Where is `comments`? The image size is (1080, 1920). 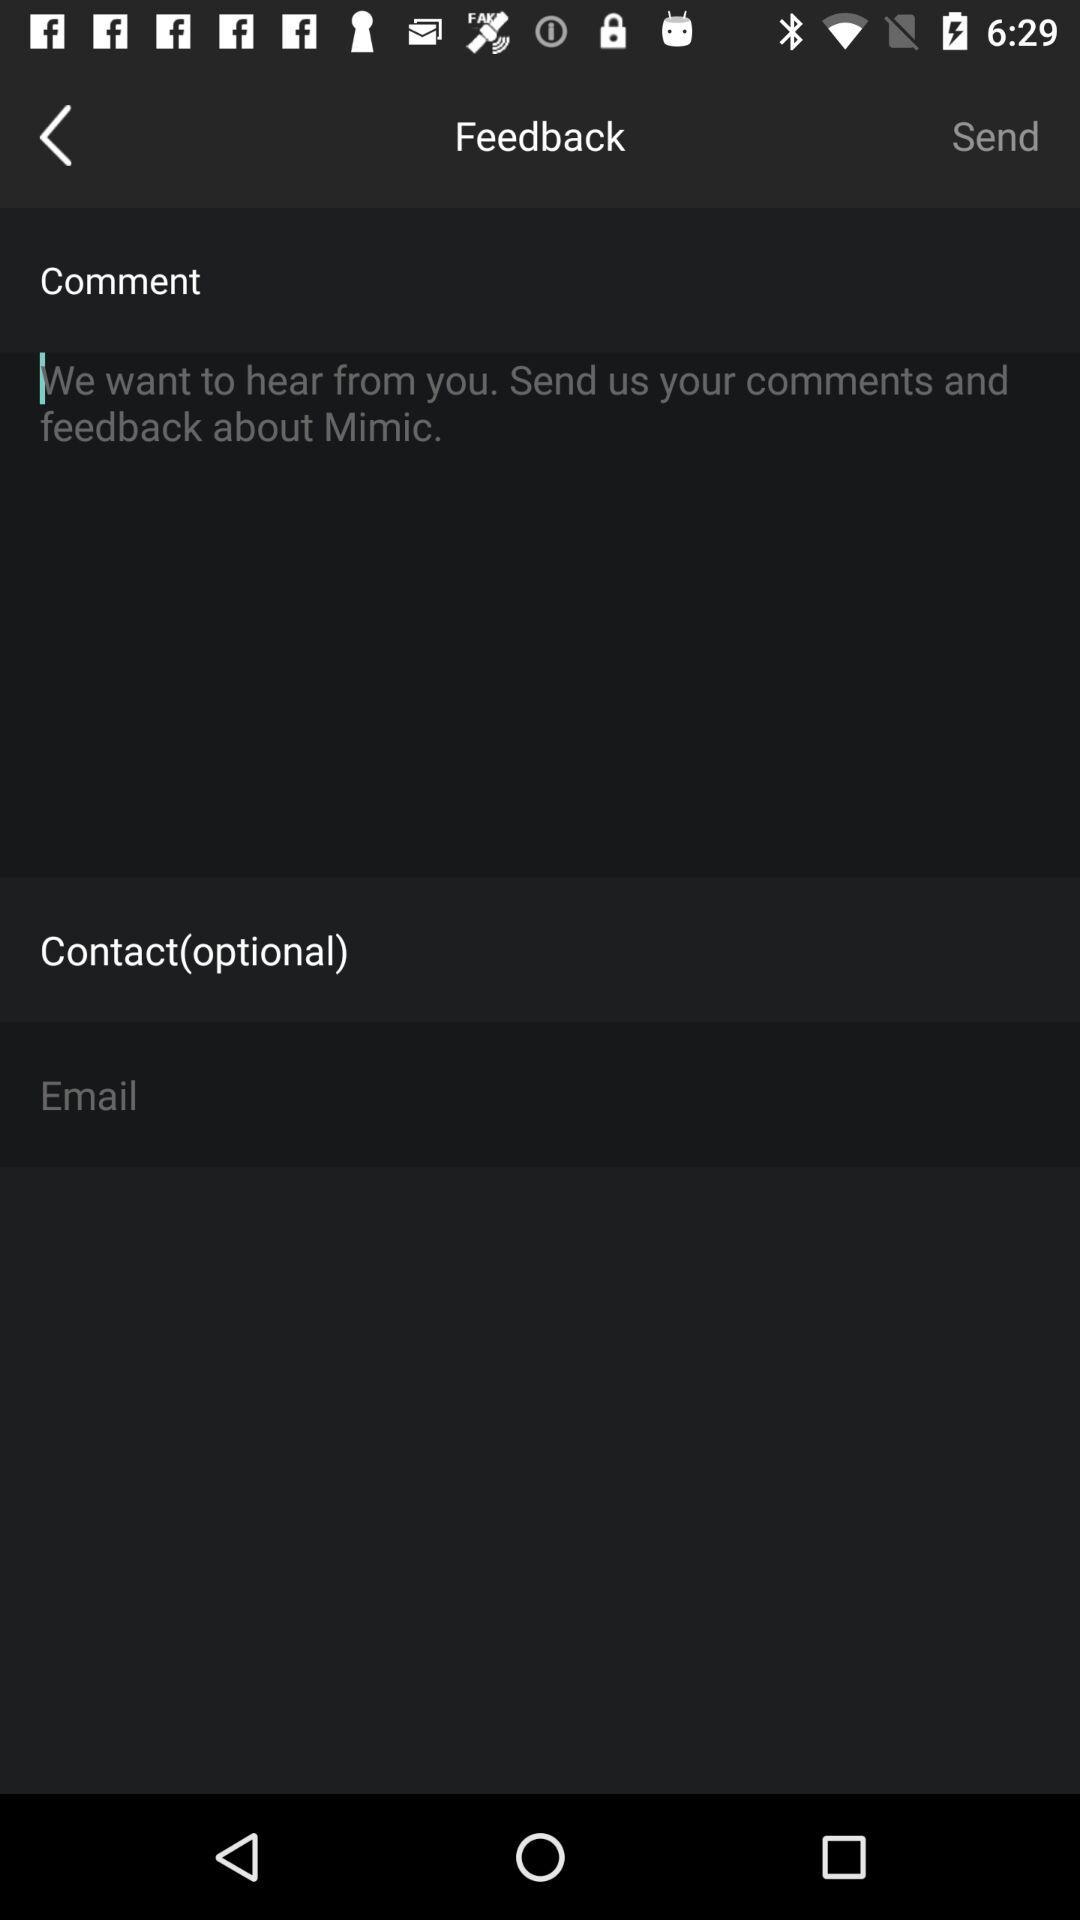 comments is located at coordinates (540, 613).